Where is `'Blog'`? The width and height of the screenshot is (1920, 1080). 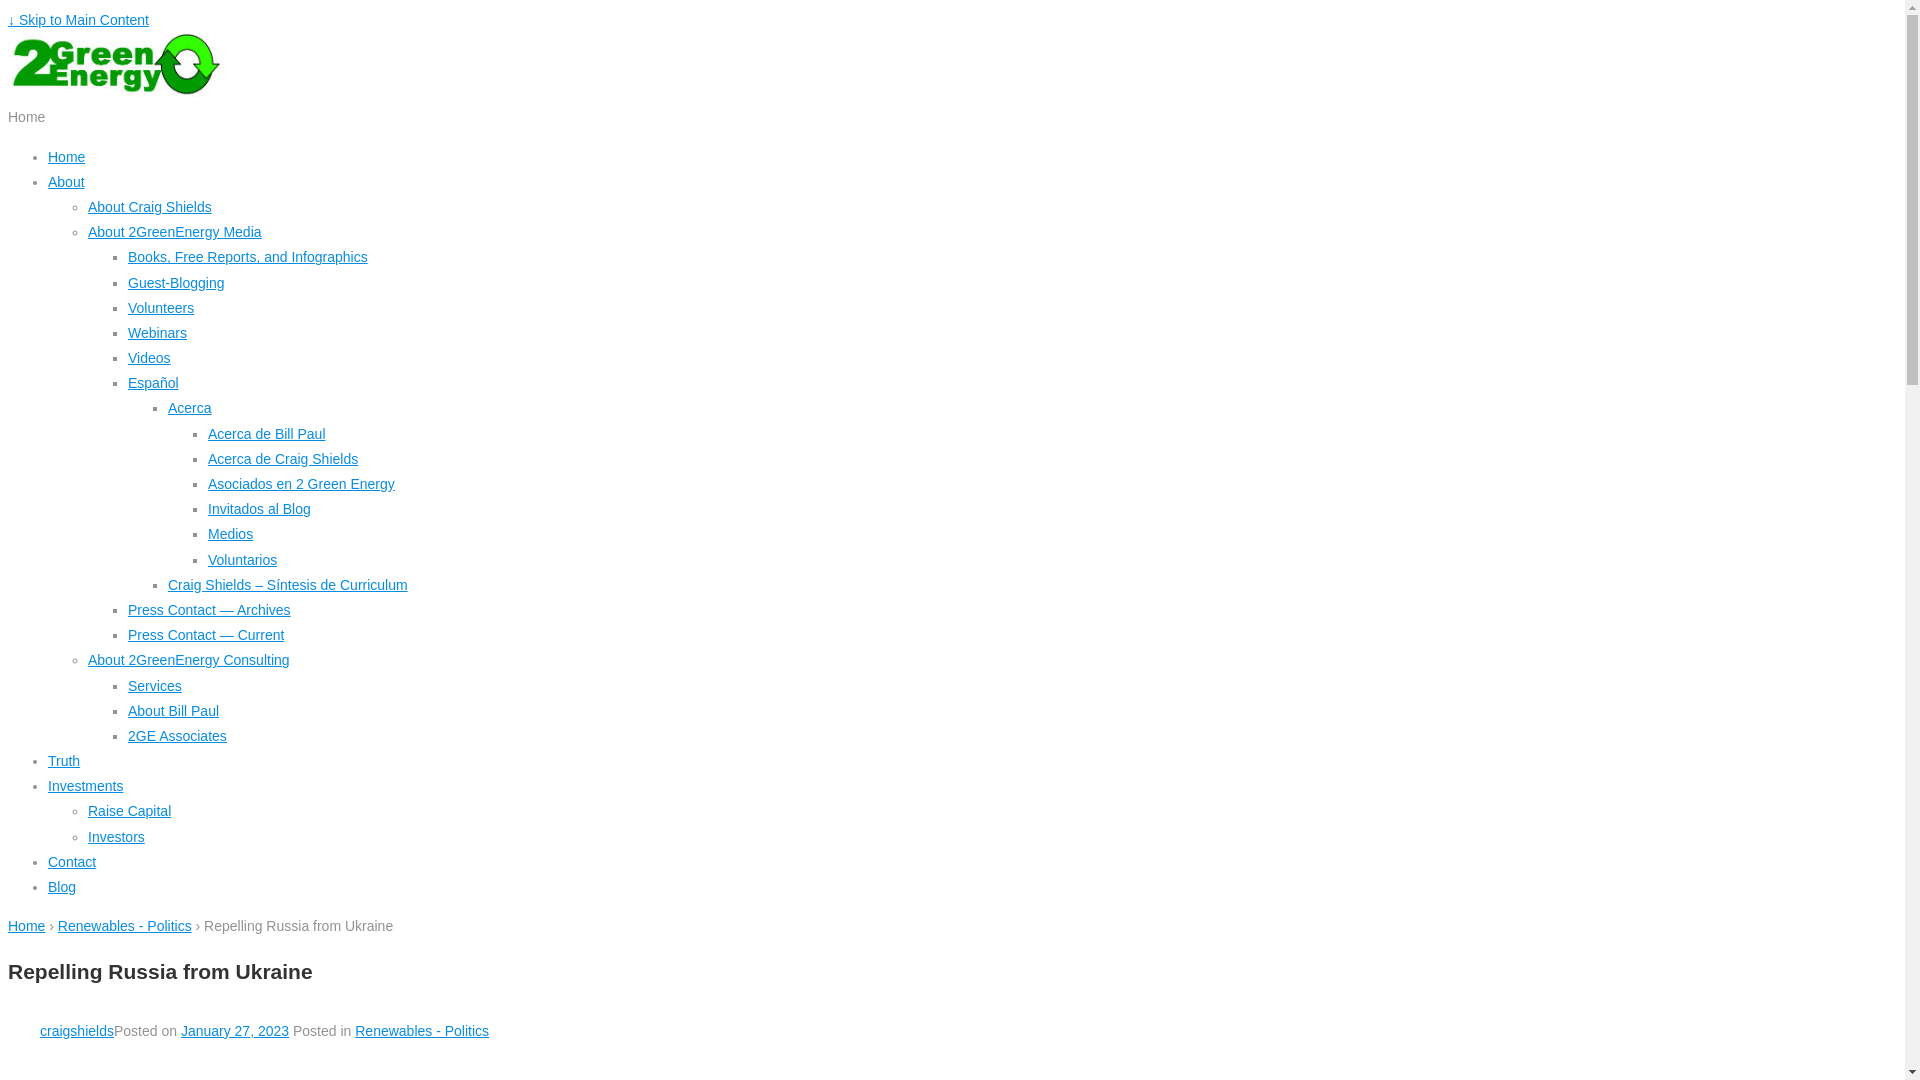
'Blog' is located at coordinates (62, 886).